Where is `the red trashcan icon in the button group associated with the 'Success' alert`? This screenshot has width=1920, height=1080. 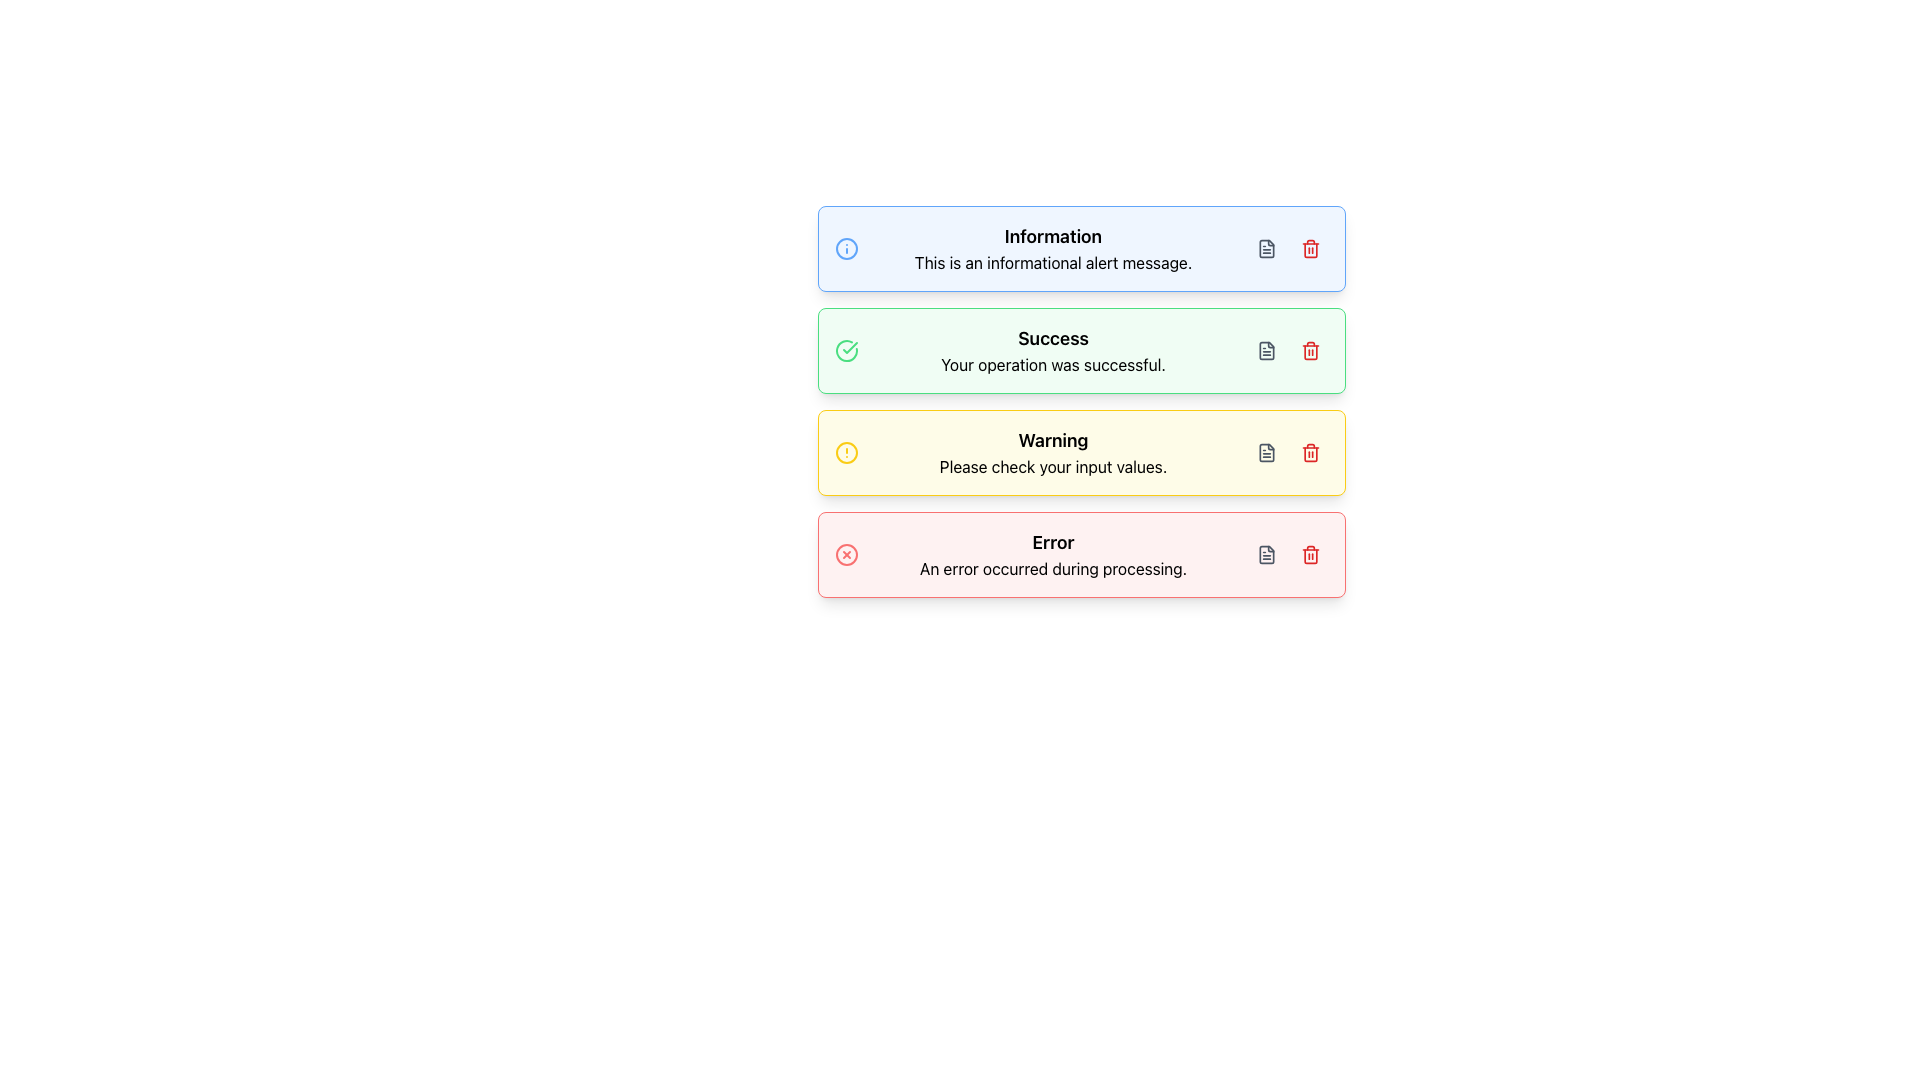 the red trashcan icon in the button group associated with the 'Success' alert is located at coordinates (1288, 350).